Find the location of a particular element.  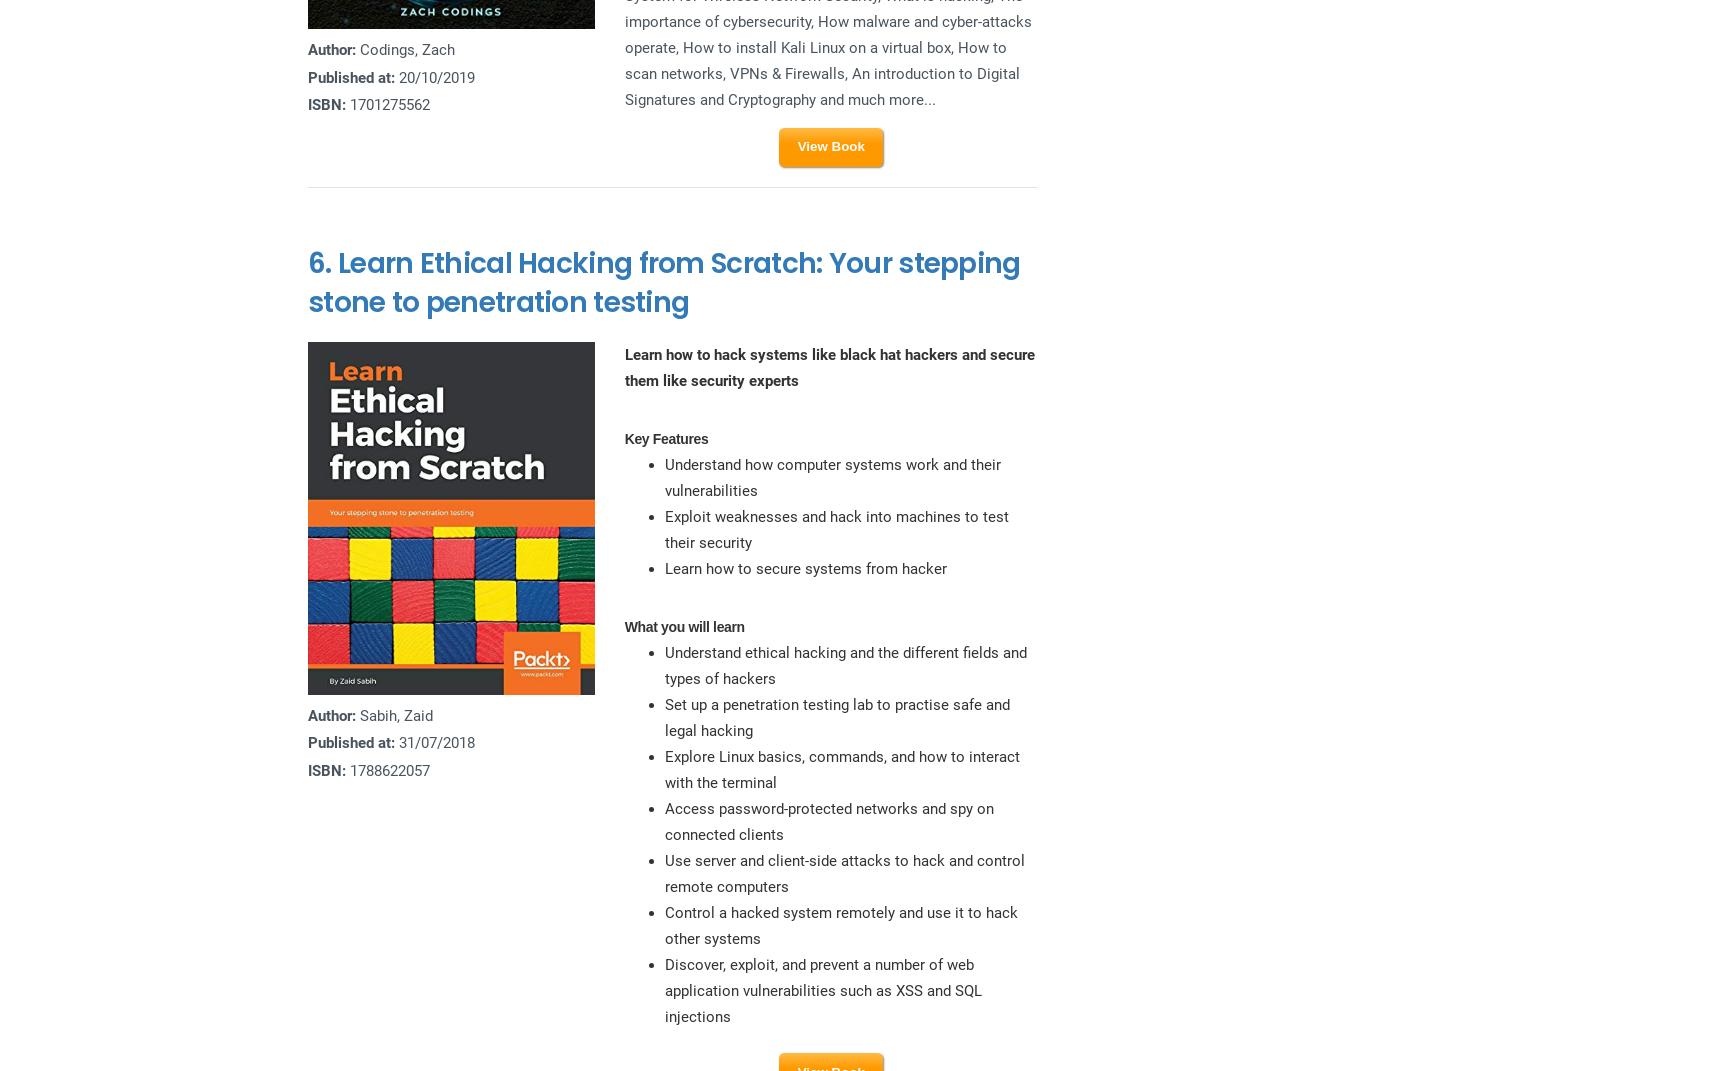

'Understand how computer systems work and their vulnerabilities' is located at coordinates (830, 476).